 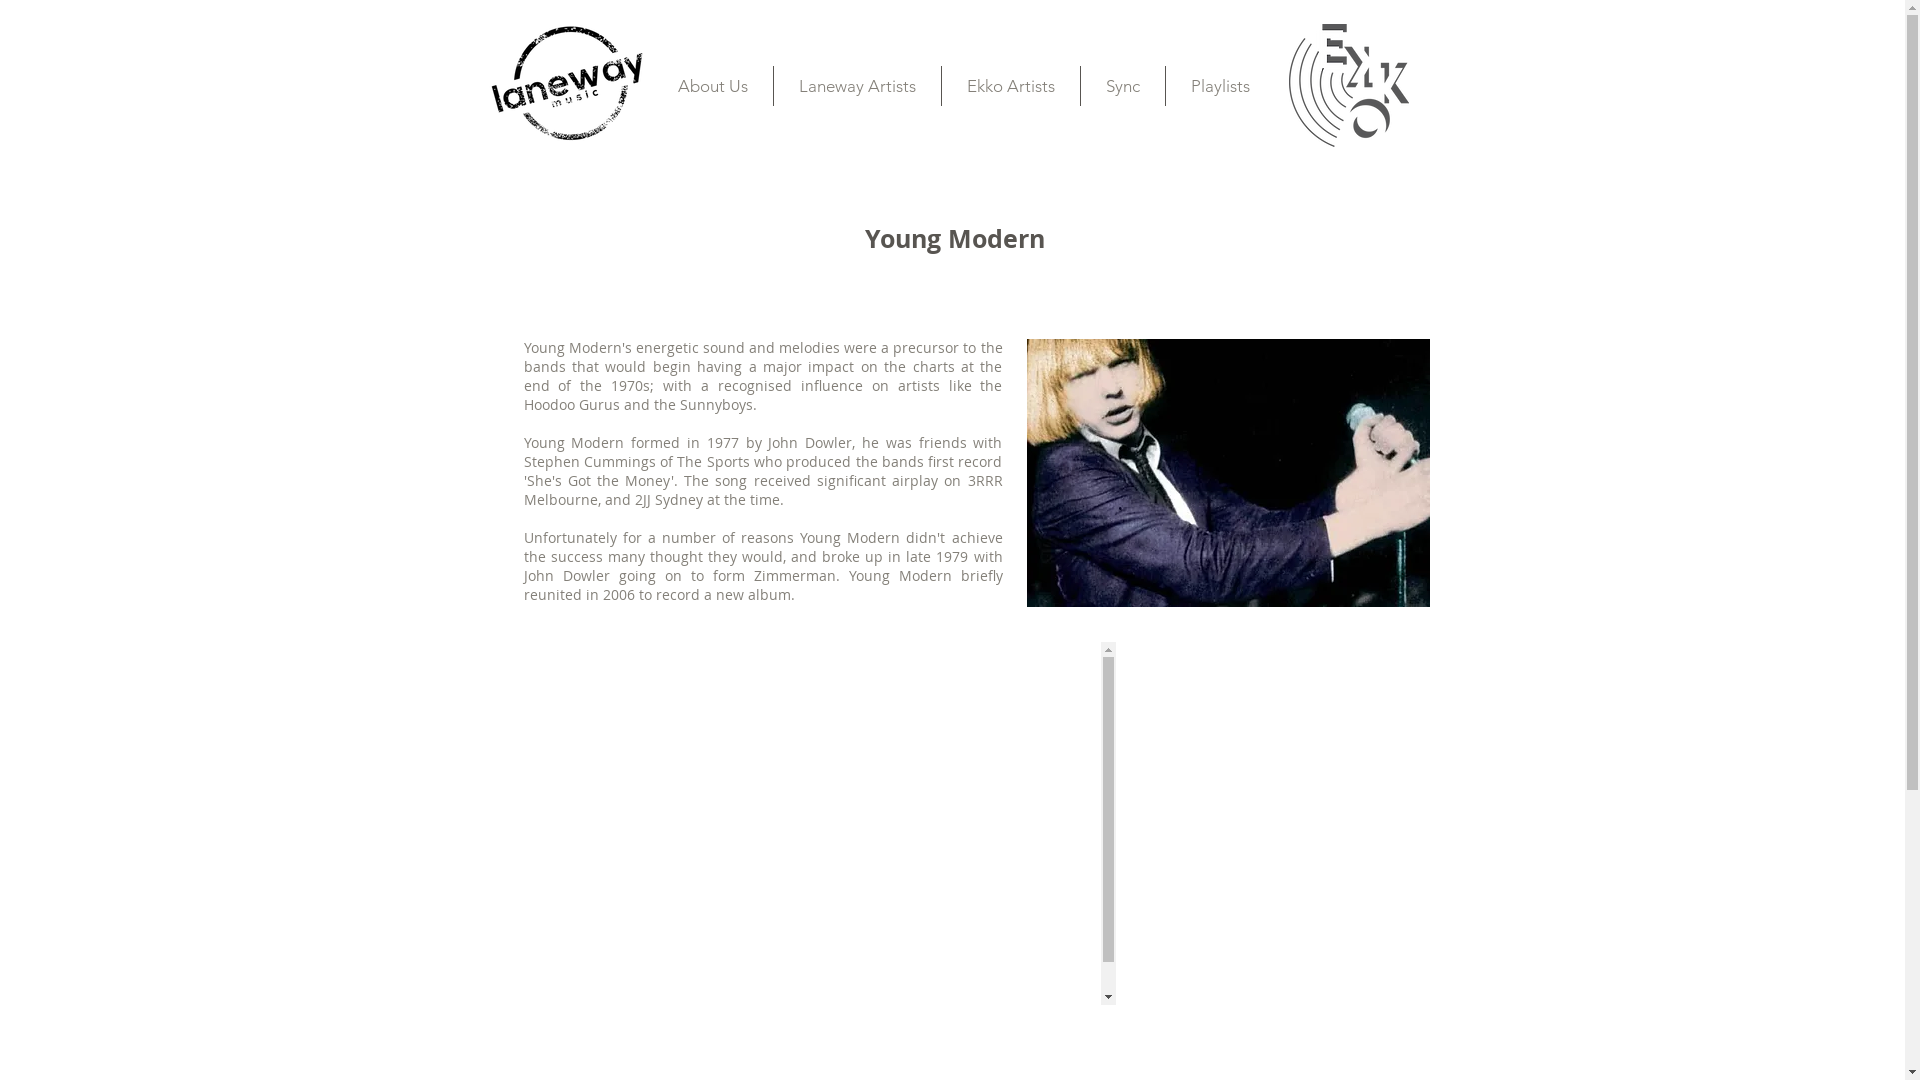 I want to click on 'Sync', so click(x=1122, y=84).